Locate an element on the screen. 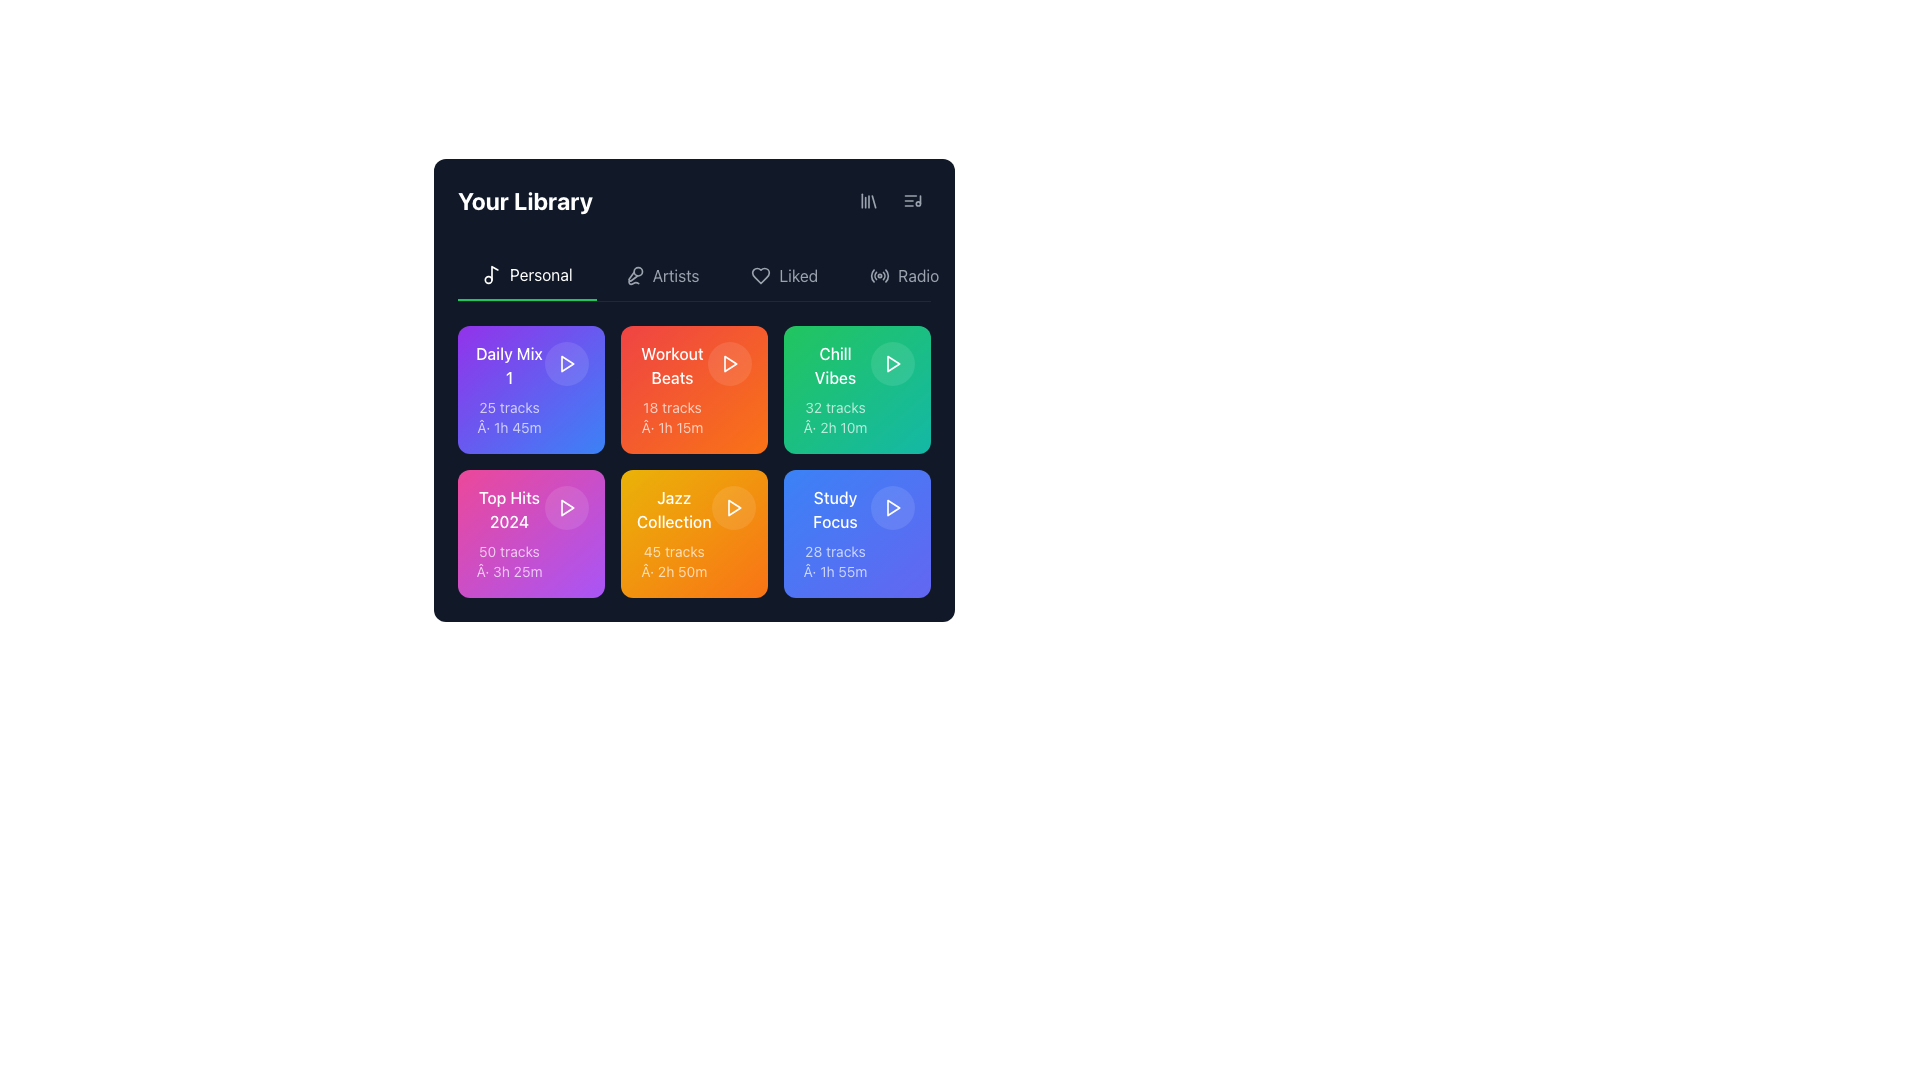 Image resolution: width=1920 pixels, height=1080 pixels. the 'Jazz Collection' label, which is the title for the music collection in the second card from the left in the bottom row of the grid layout is located at coordinates (674, 508).